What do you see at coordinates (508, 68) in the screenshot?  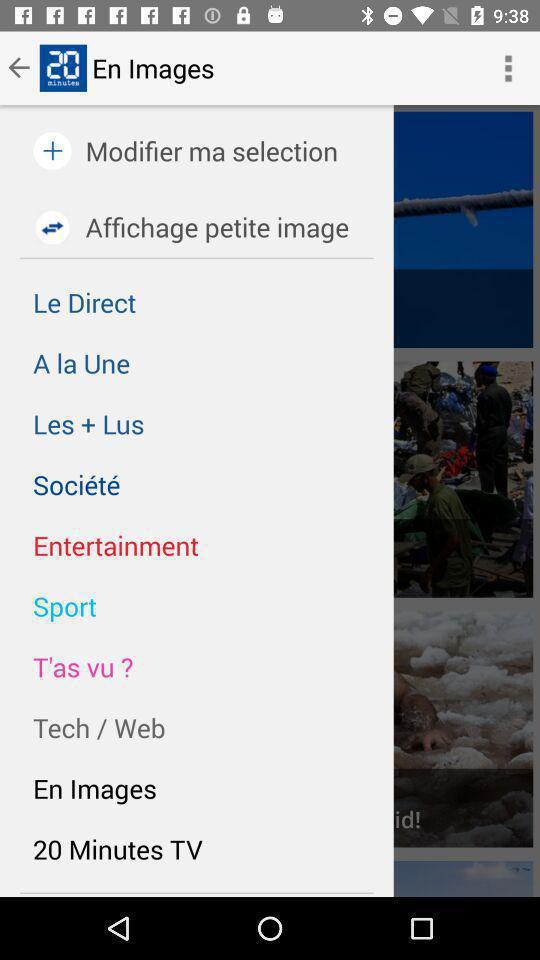 I see `the button next to en images` at bounding box center [508, 68].